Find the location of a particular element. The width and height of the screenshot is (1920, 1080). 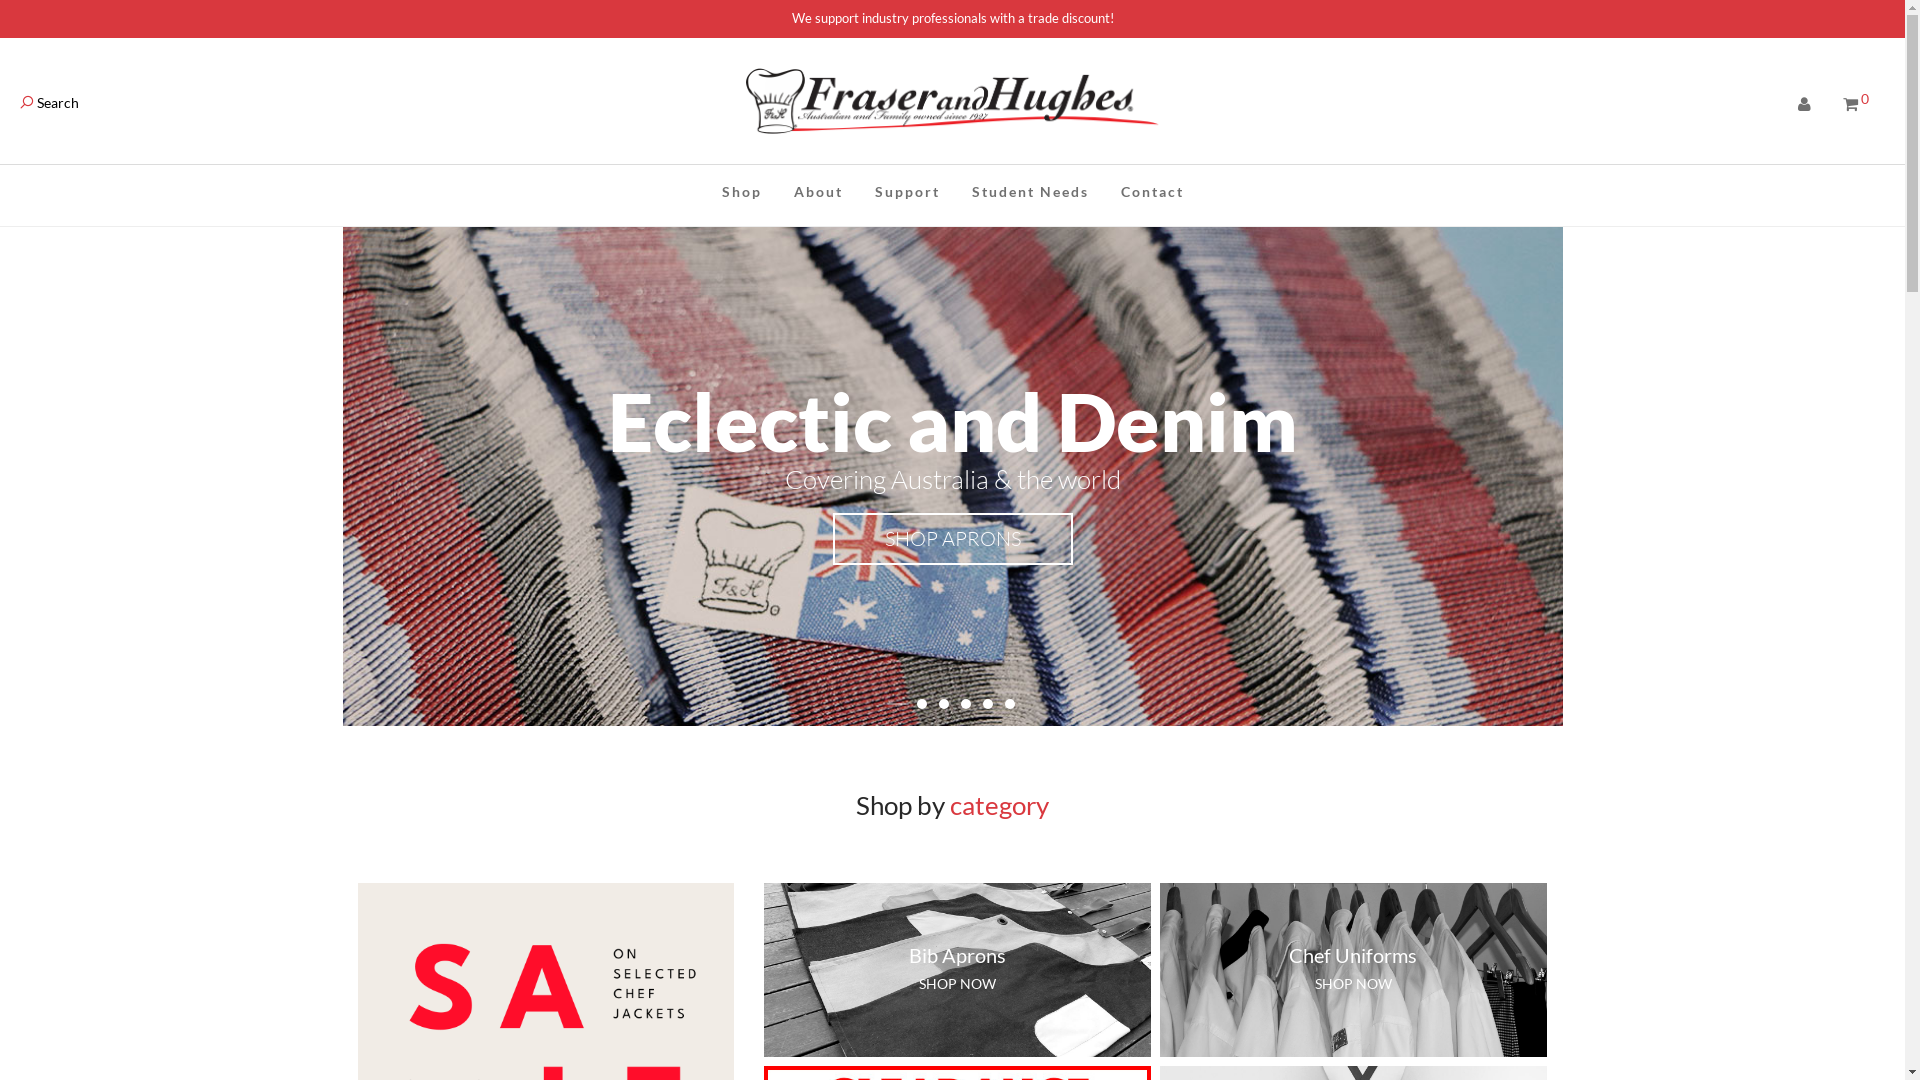

'Bib Aprons' is located at coordinates (956, 954).